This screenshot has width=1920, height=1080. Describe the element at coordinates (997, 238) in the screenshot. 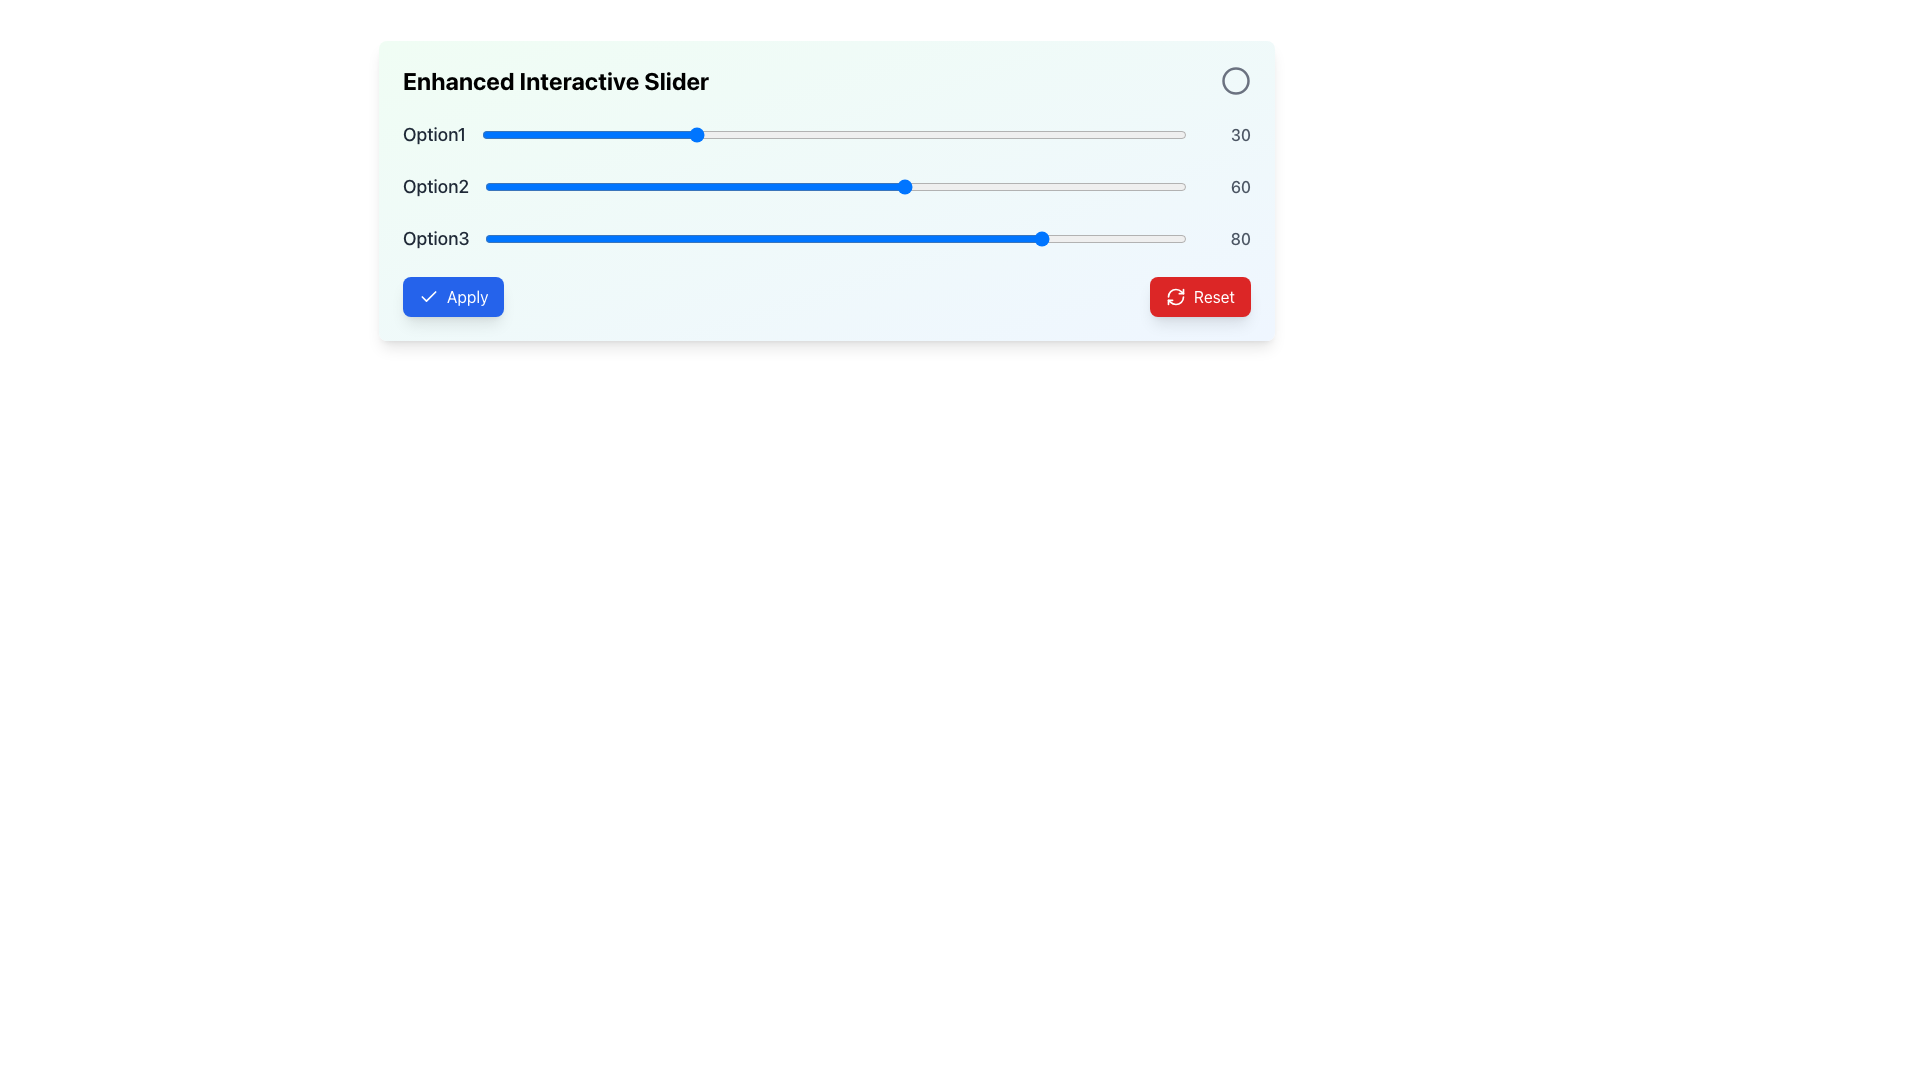

I see `the slider` at that location.